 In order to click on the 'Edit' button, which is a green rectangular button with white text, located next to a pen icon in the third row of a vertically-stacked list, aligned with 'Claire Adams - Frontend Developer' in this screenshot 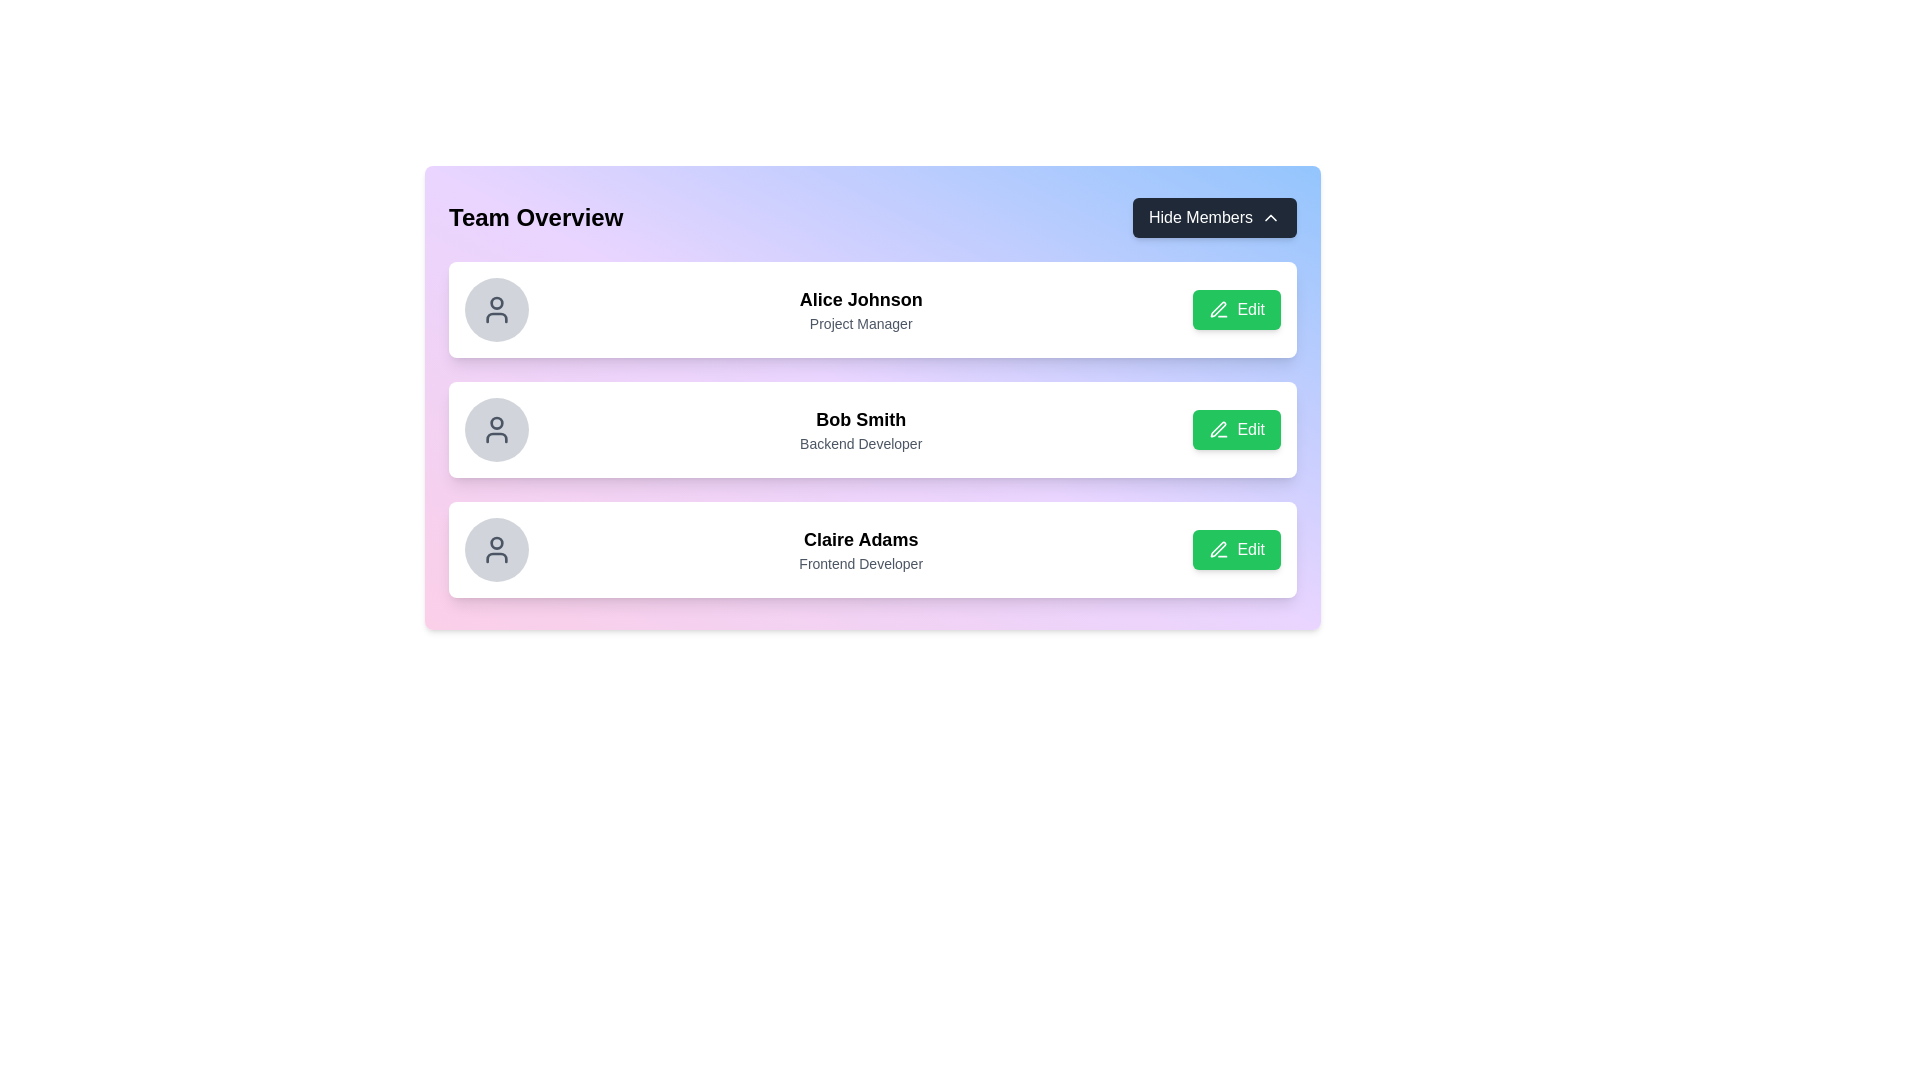, I will do `click(1250, 550)`.